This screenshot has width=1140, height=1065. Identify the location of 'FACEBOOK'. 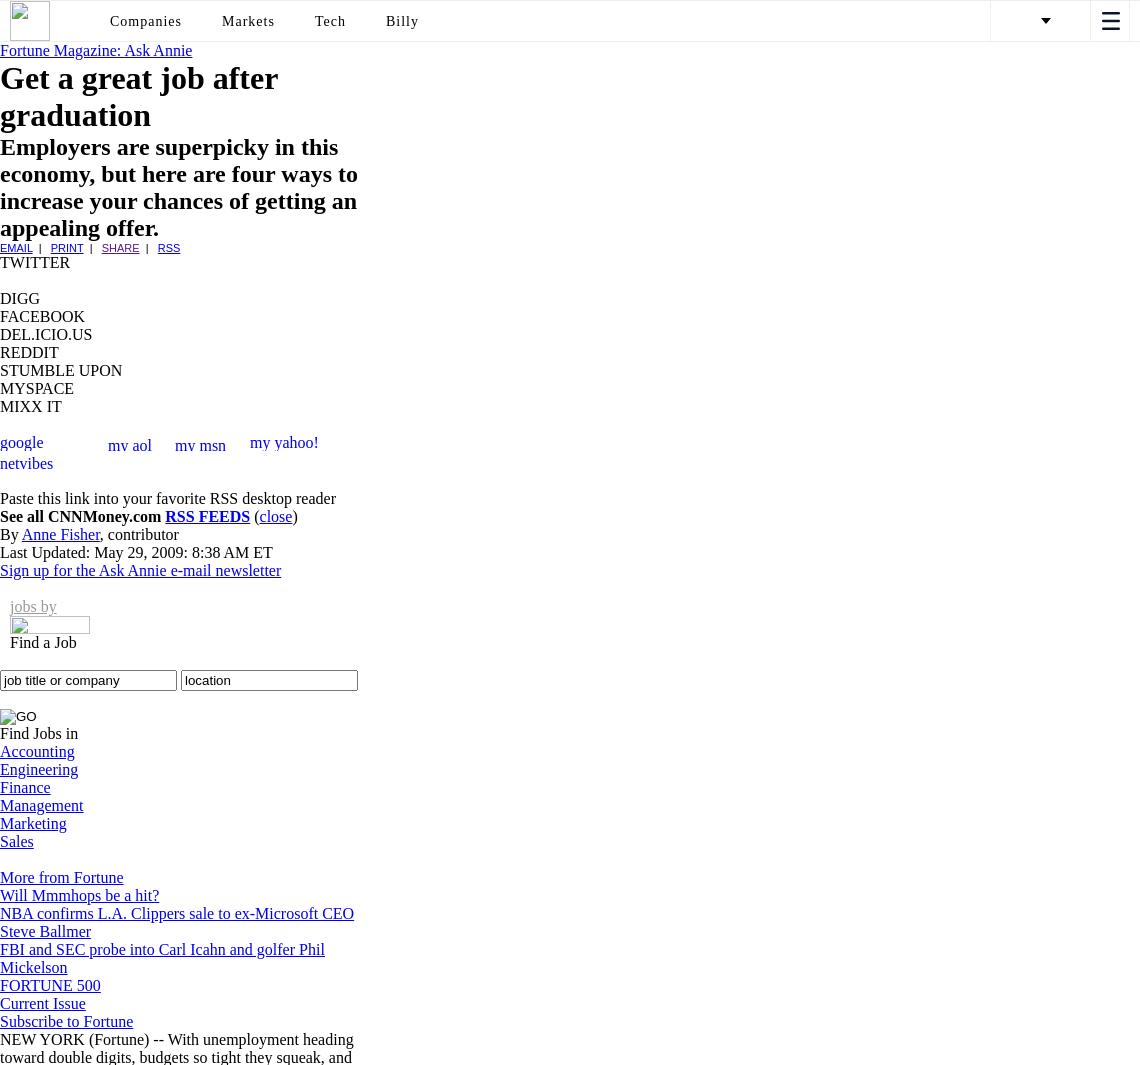
(0, 315).